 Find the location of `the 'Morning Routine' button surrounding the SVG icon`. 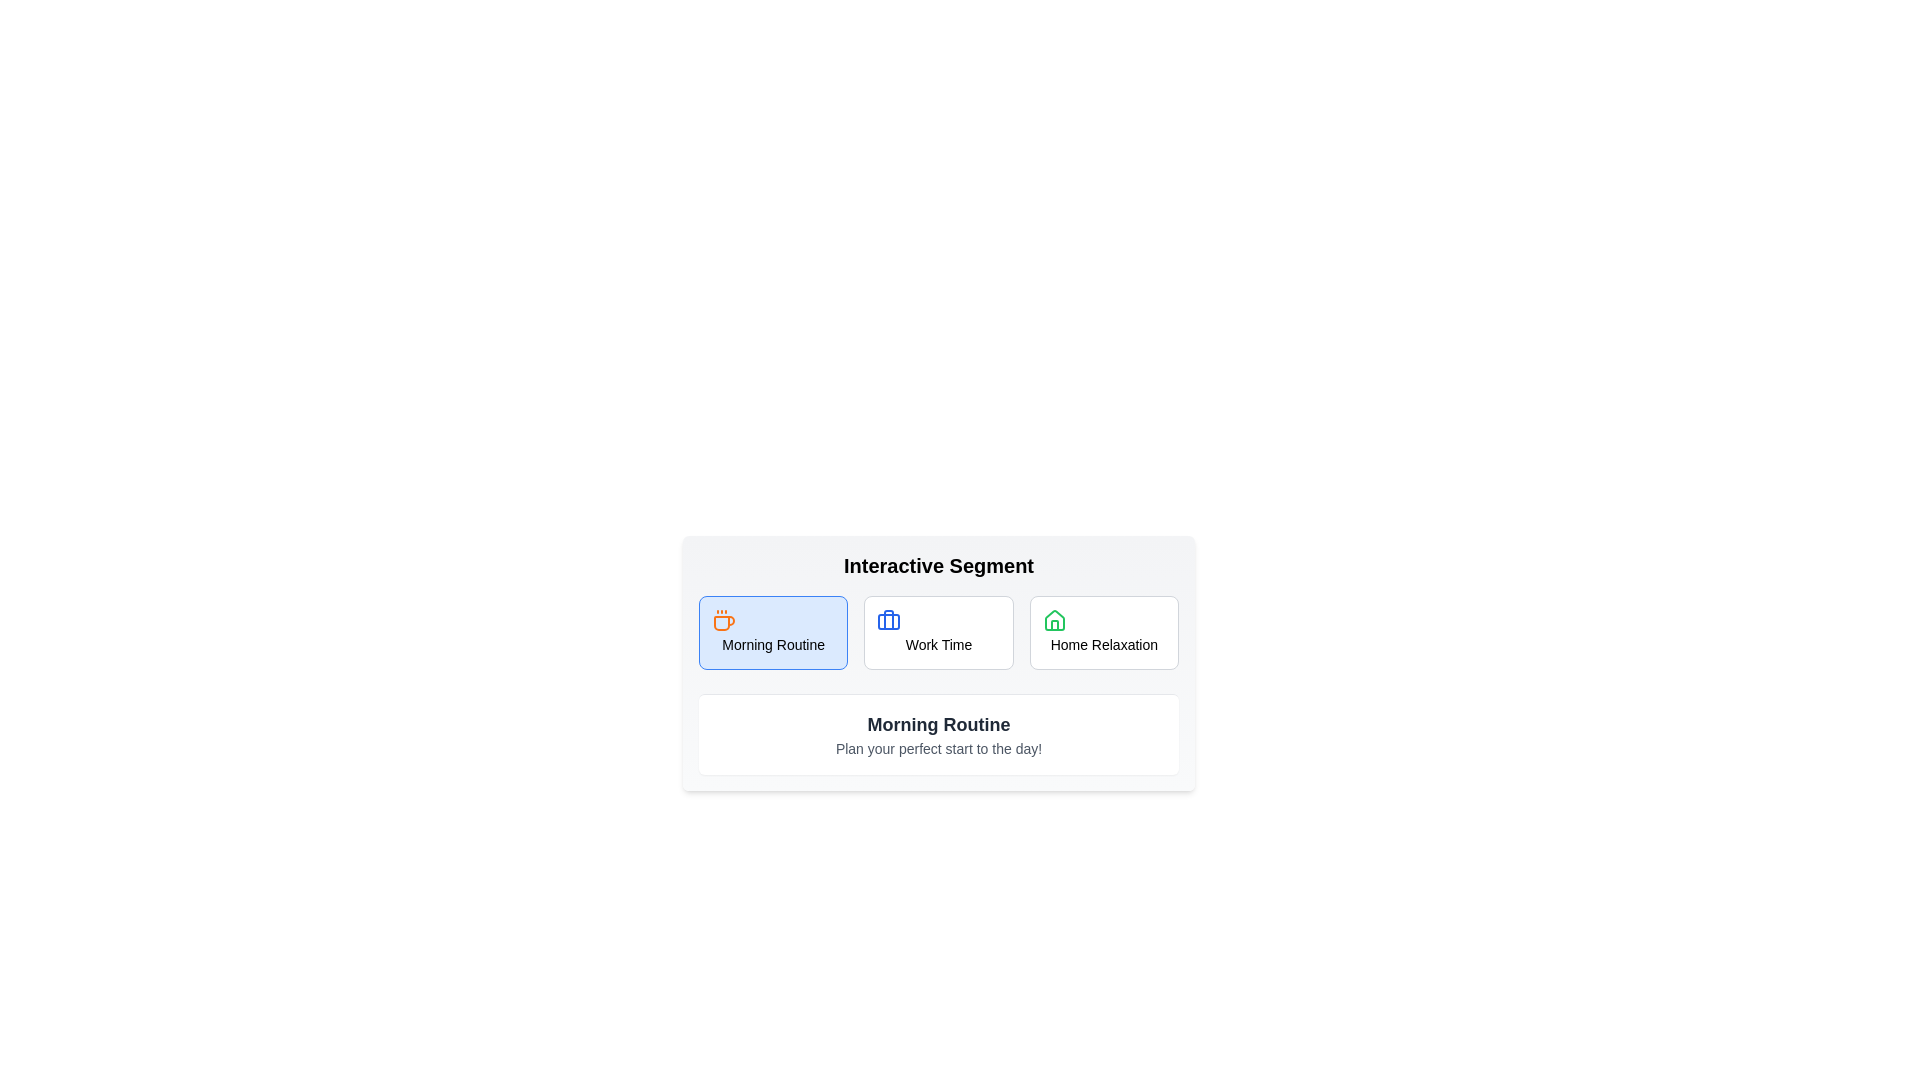

the 'Morning Routine' button surrounding the SVG icon is located at coordinates (723, 620).